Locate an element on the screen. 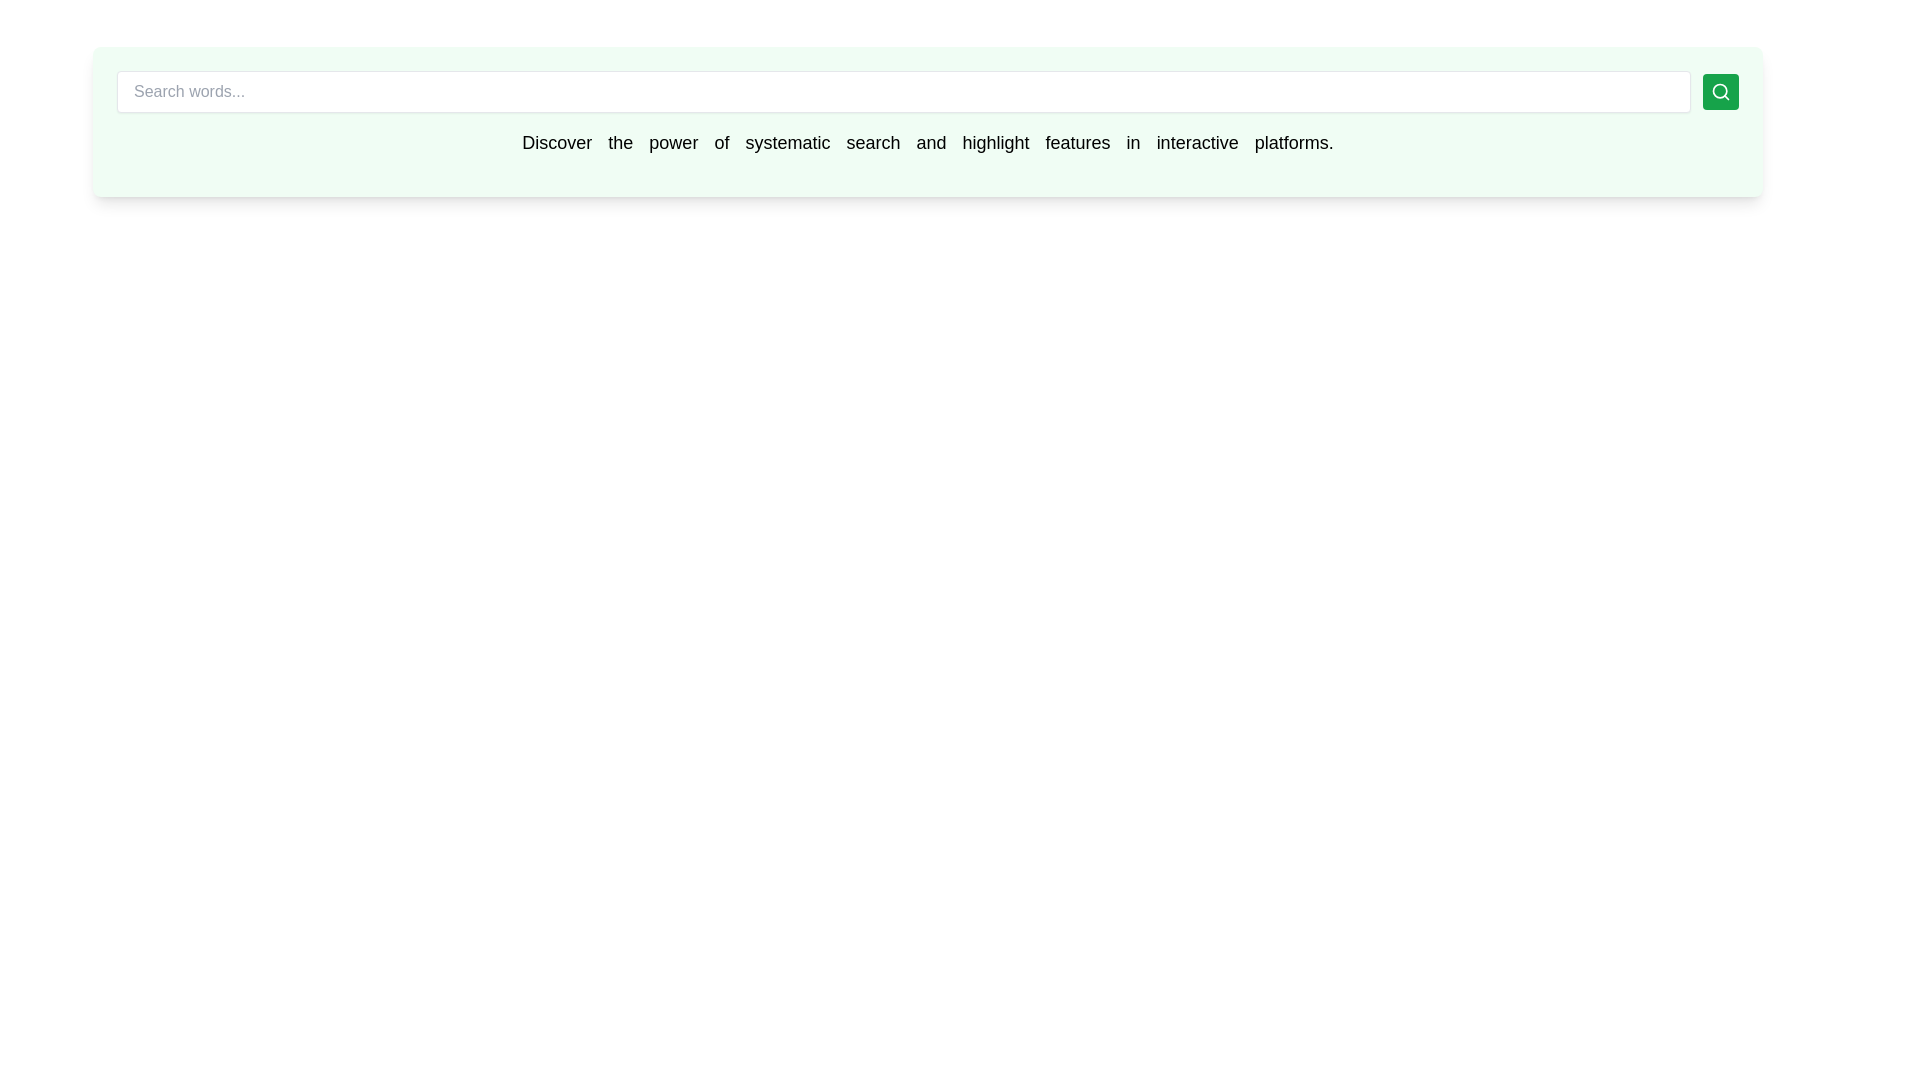 This screenshot has height=1080, width=1920. the text span that is the fourth word in a sentence, located between 'power' and 'systematic', which has interactive styling on hover is located at coordinates (720, 141).